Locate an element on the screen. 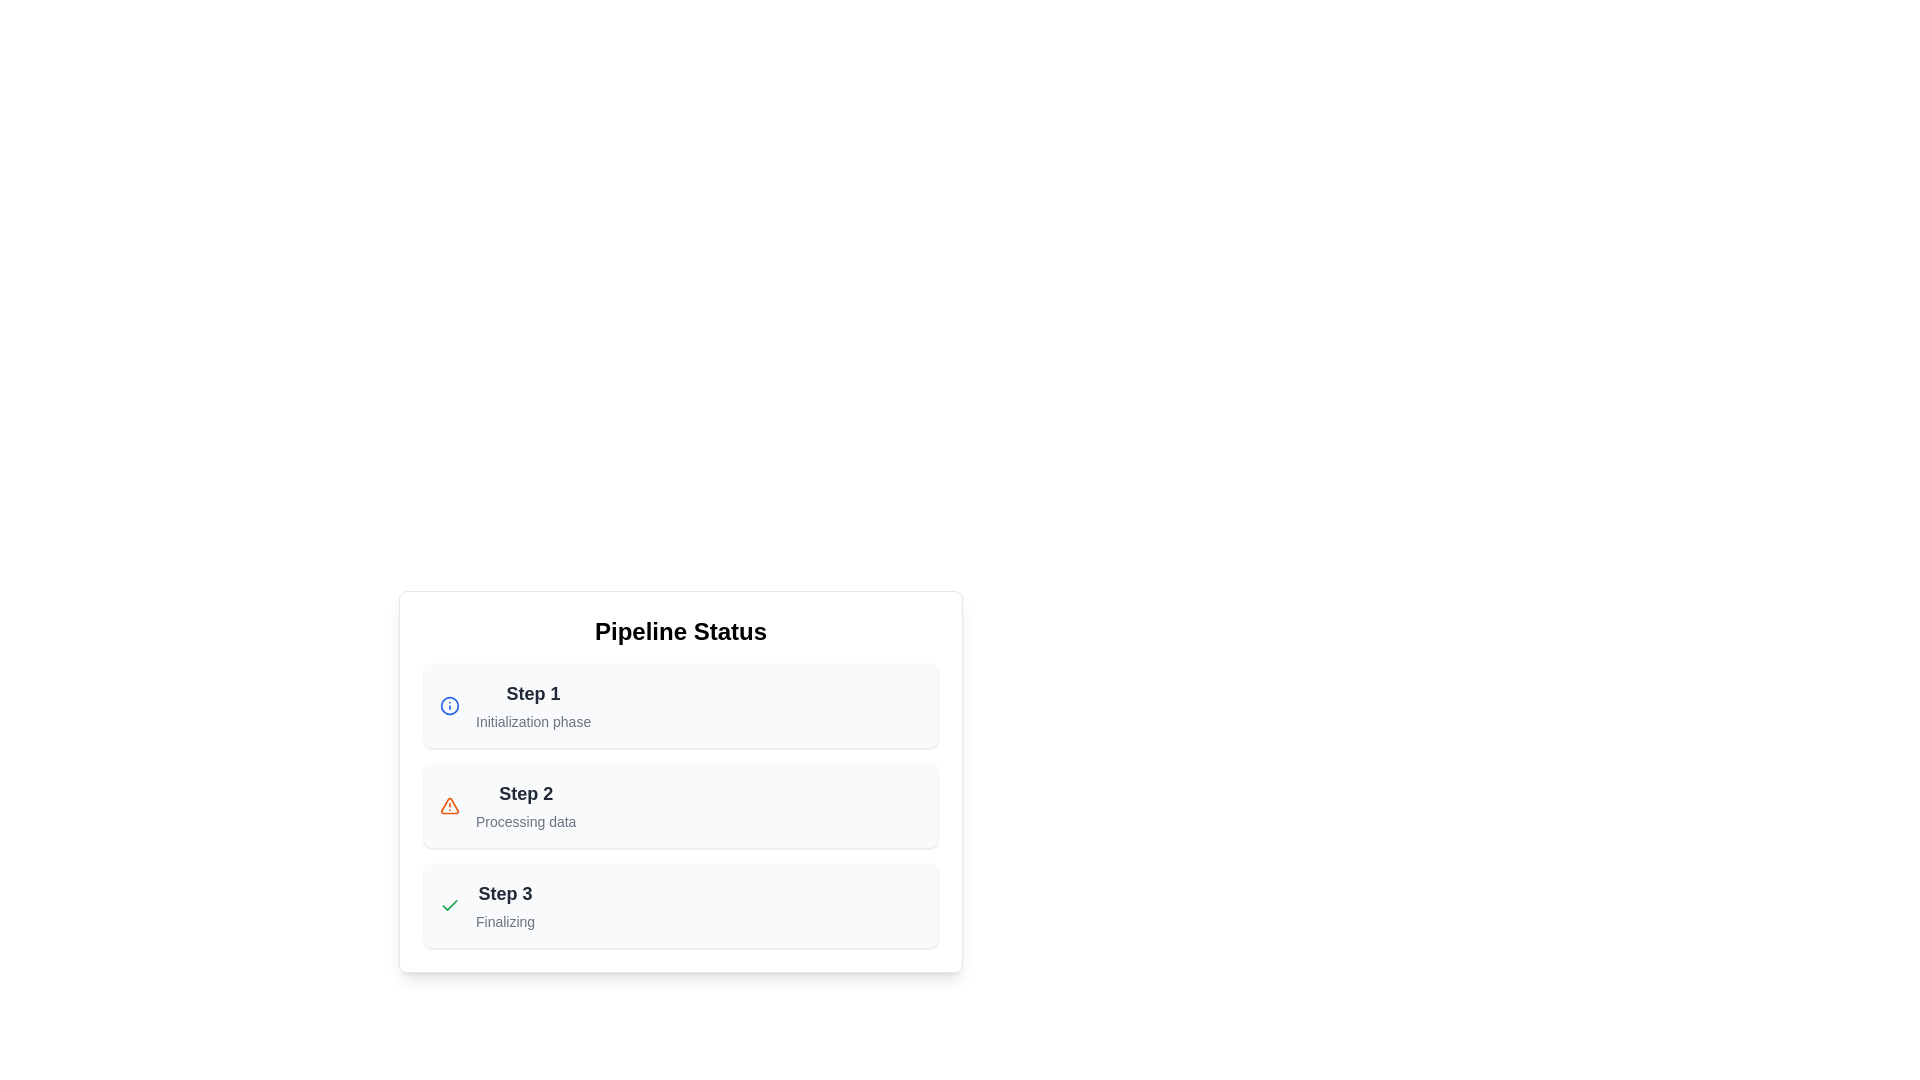 The image size is (1920, 1080). the 'Finalizing' label, which is styled in a small-sized gray font and located underneath 'Step 3' in the step-by-step process display is located at coordinates (505, 921).